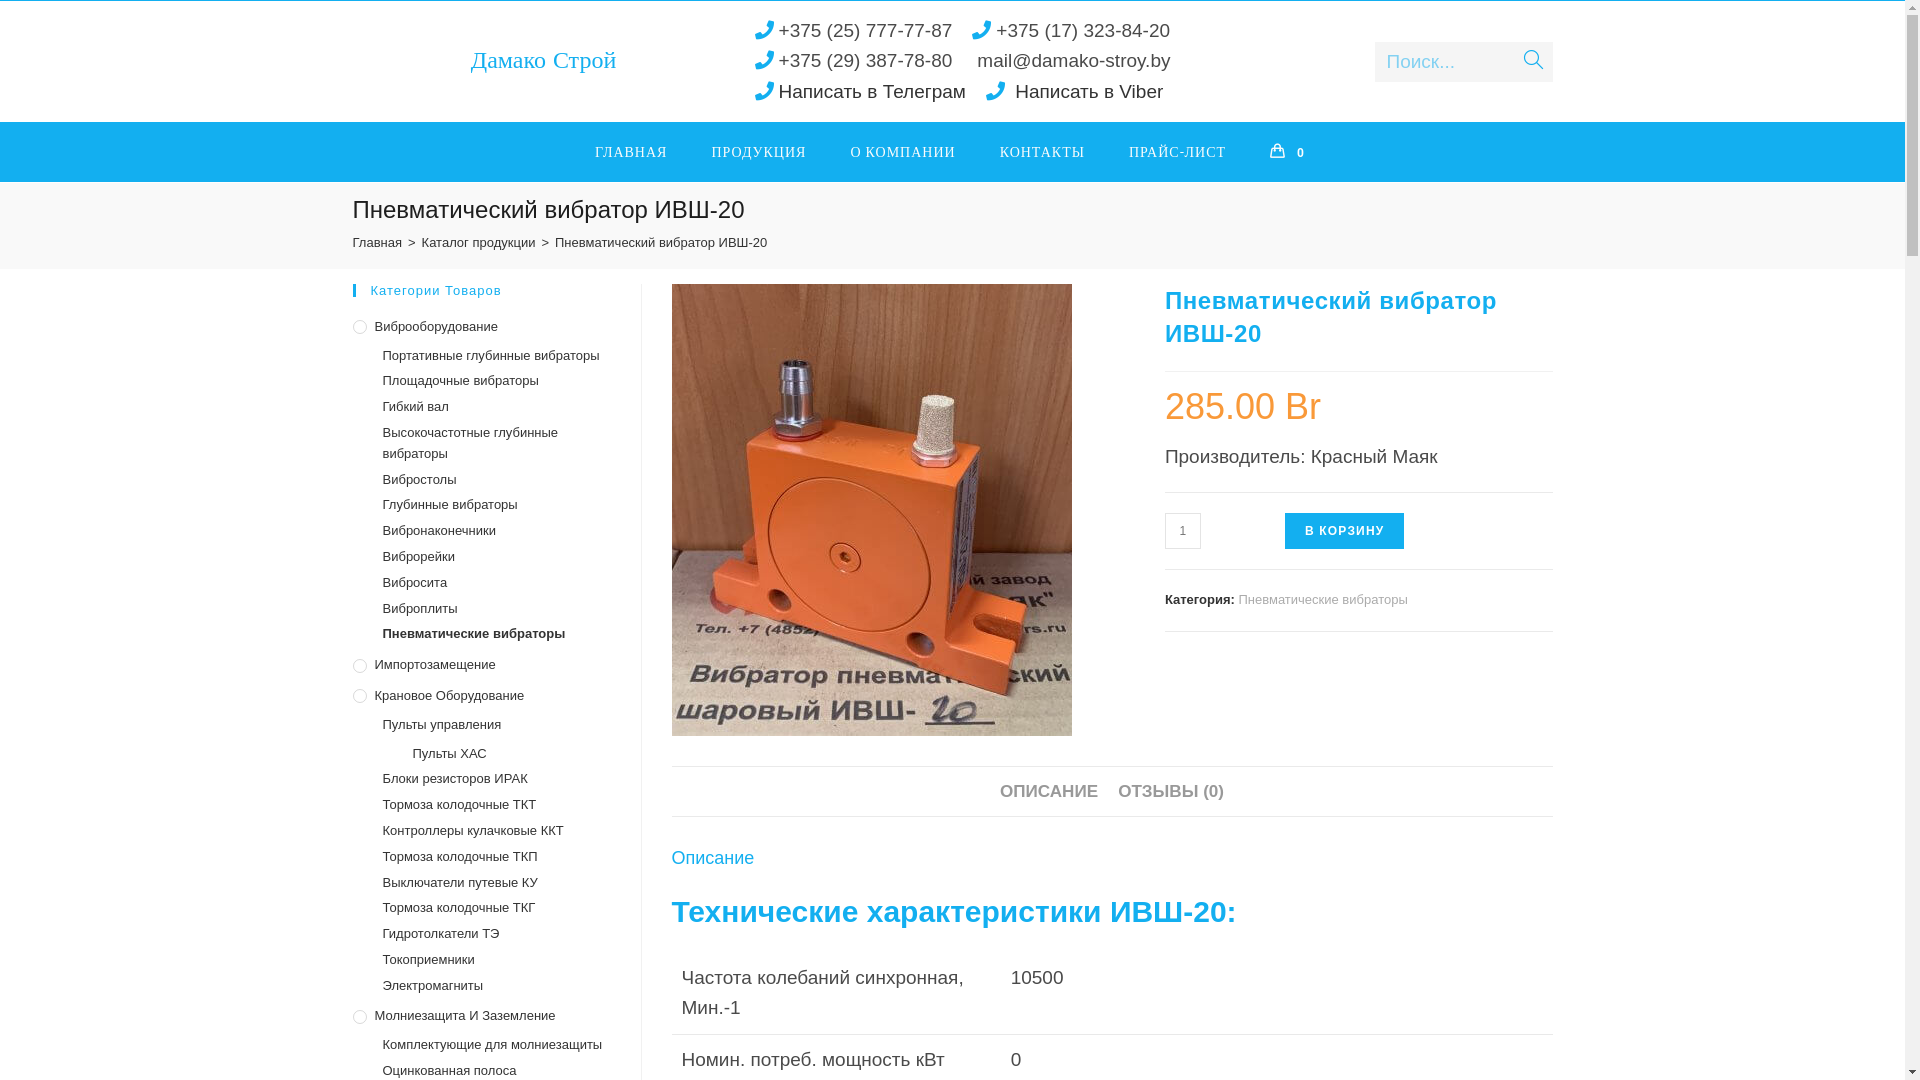 The height and width of the screenshot is (1080, 1920). I want to click on '0', so click(1247, 150).